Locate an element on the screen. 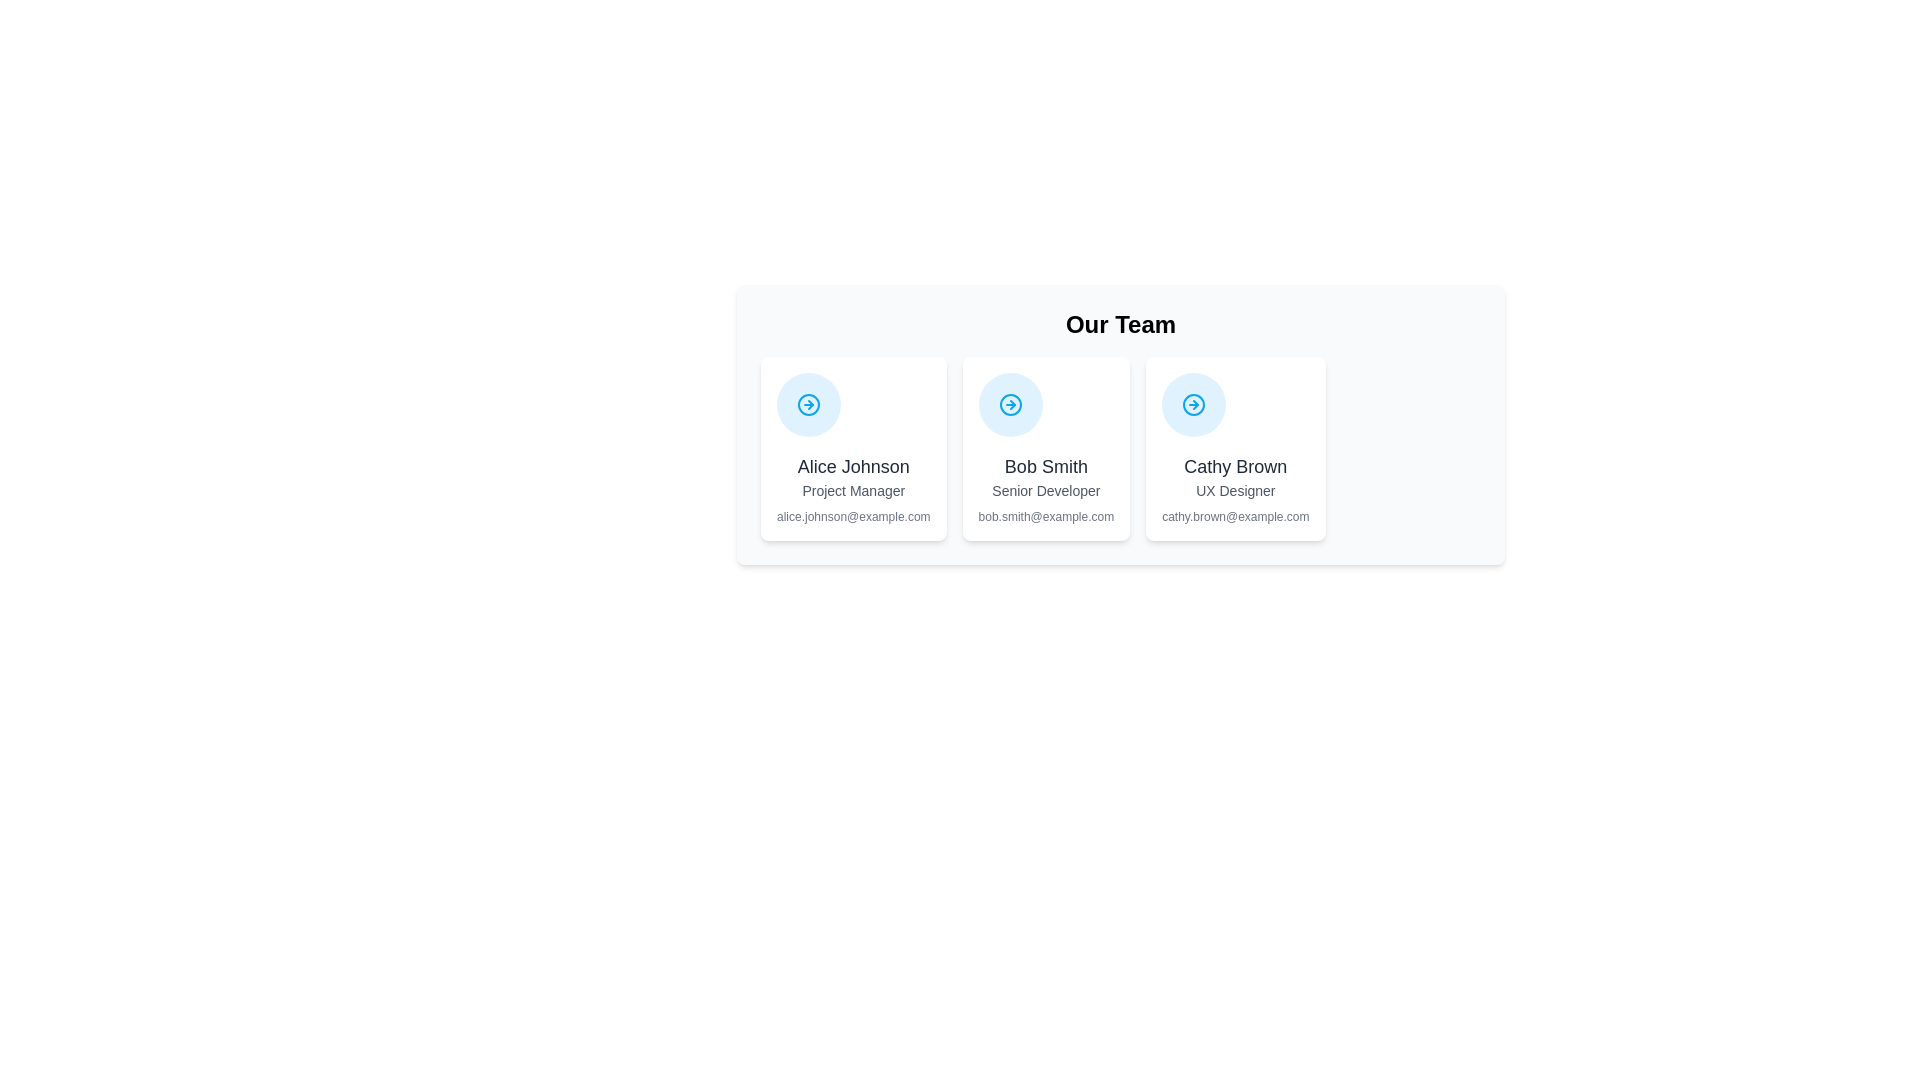 The image size is (1920, 1080). the circular shape within the 'Circle-Arrow-Right' icon button for Bob Smith, located in the second team member card in the 'Our Team' section is located at coordinates (1010, 405).